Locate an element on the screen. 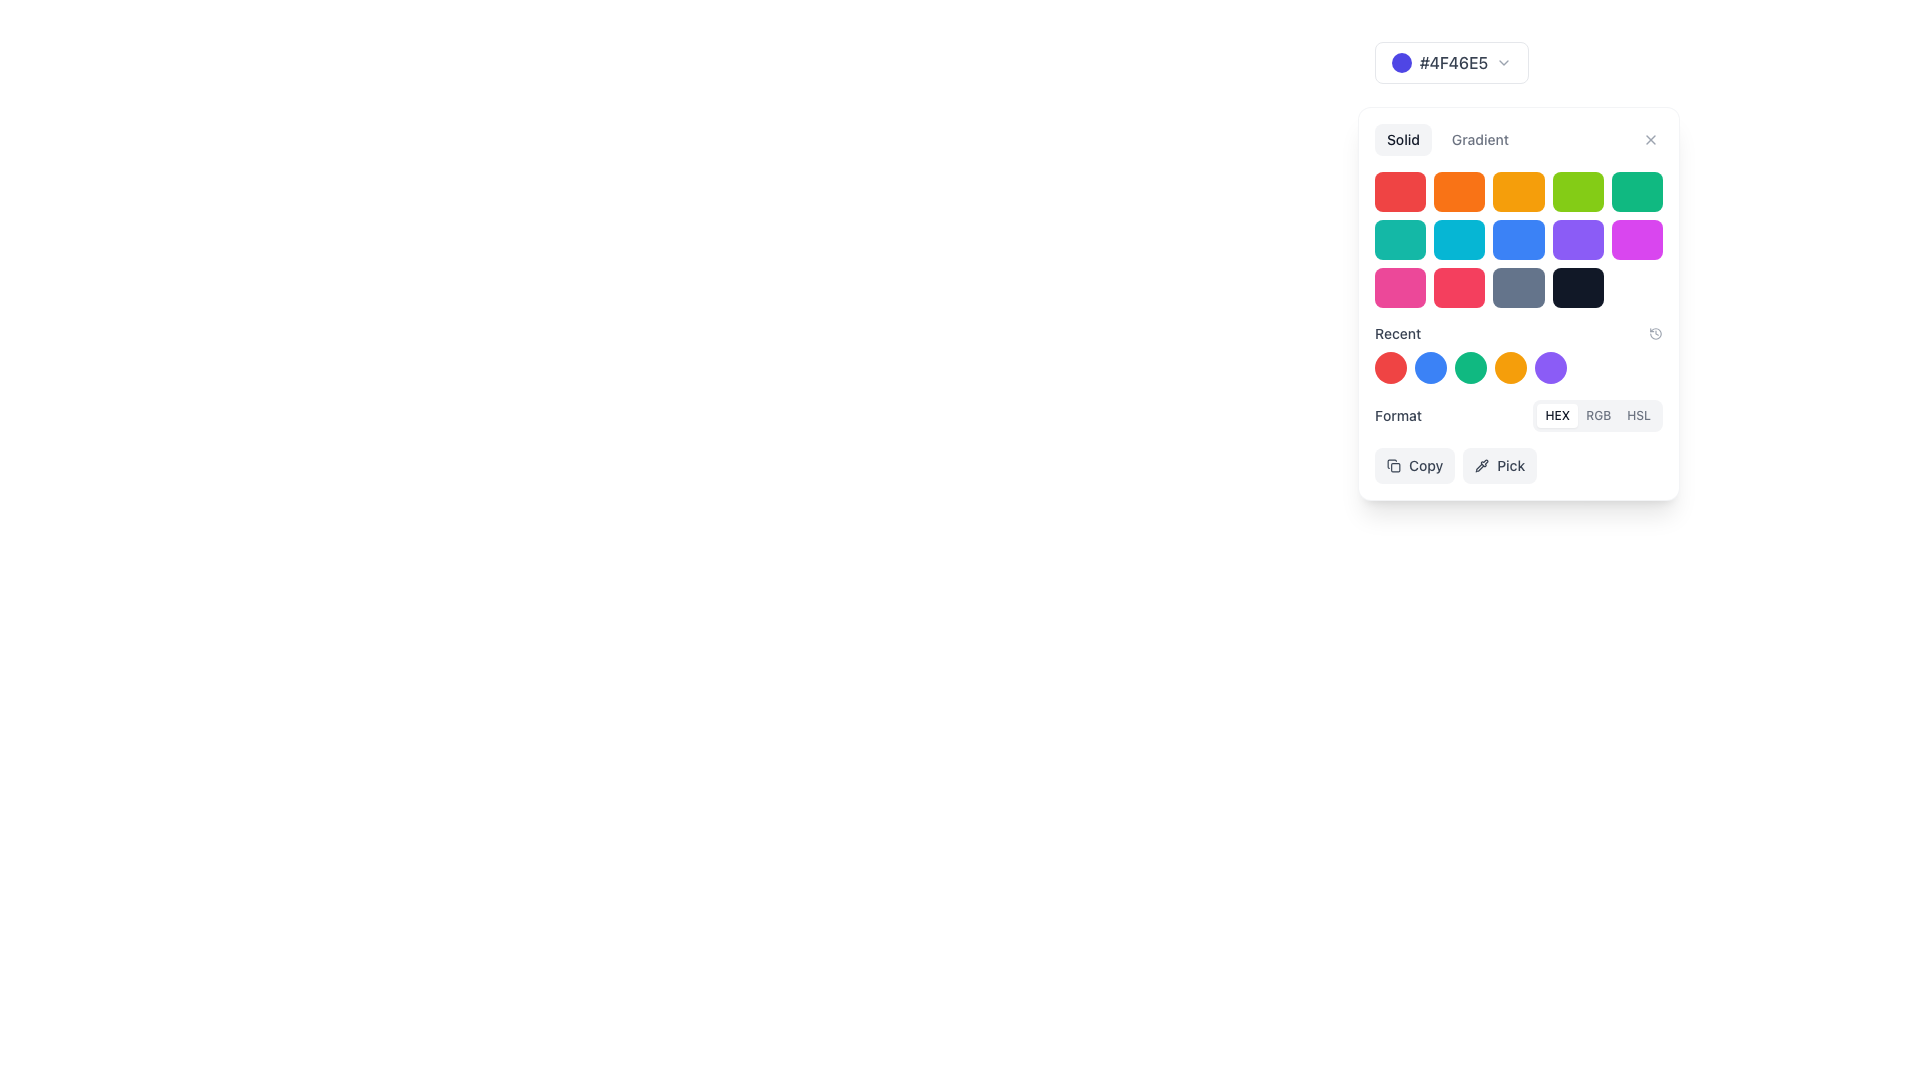 This screenshot has width=1920, height=1080. the vibrant cyan button with rounded corners in the color selection palette is located at coordinates (1459, 238).